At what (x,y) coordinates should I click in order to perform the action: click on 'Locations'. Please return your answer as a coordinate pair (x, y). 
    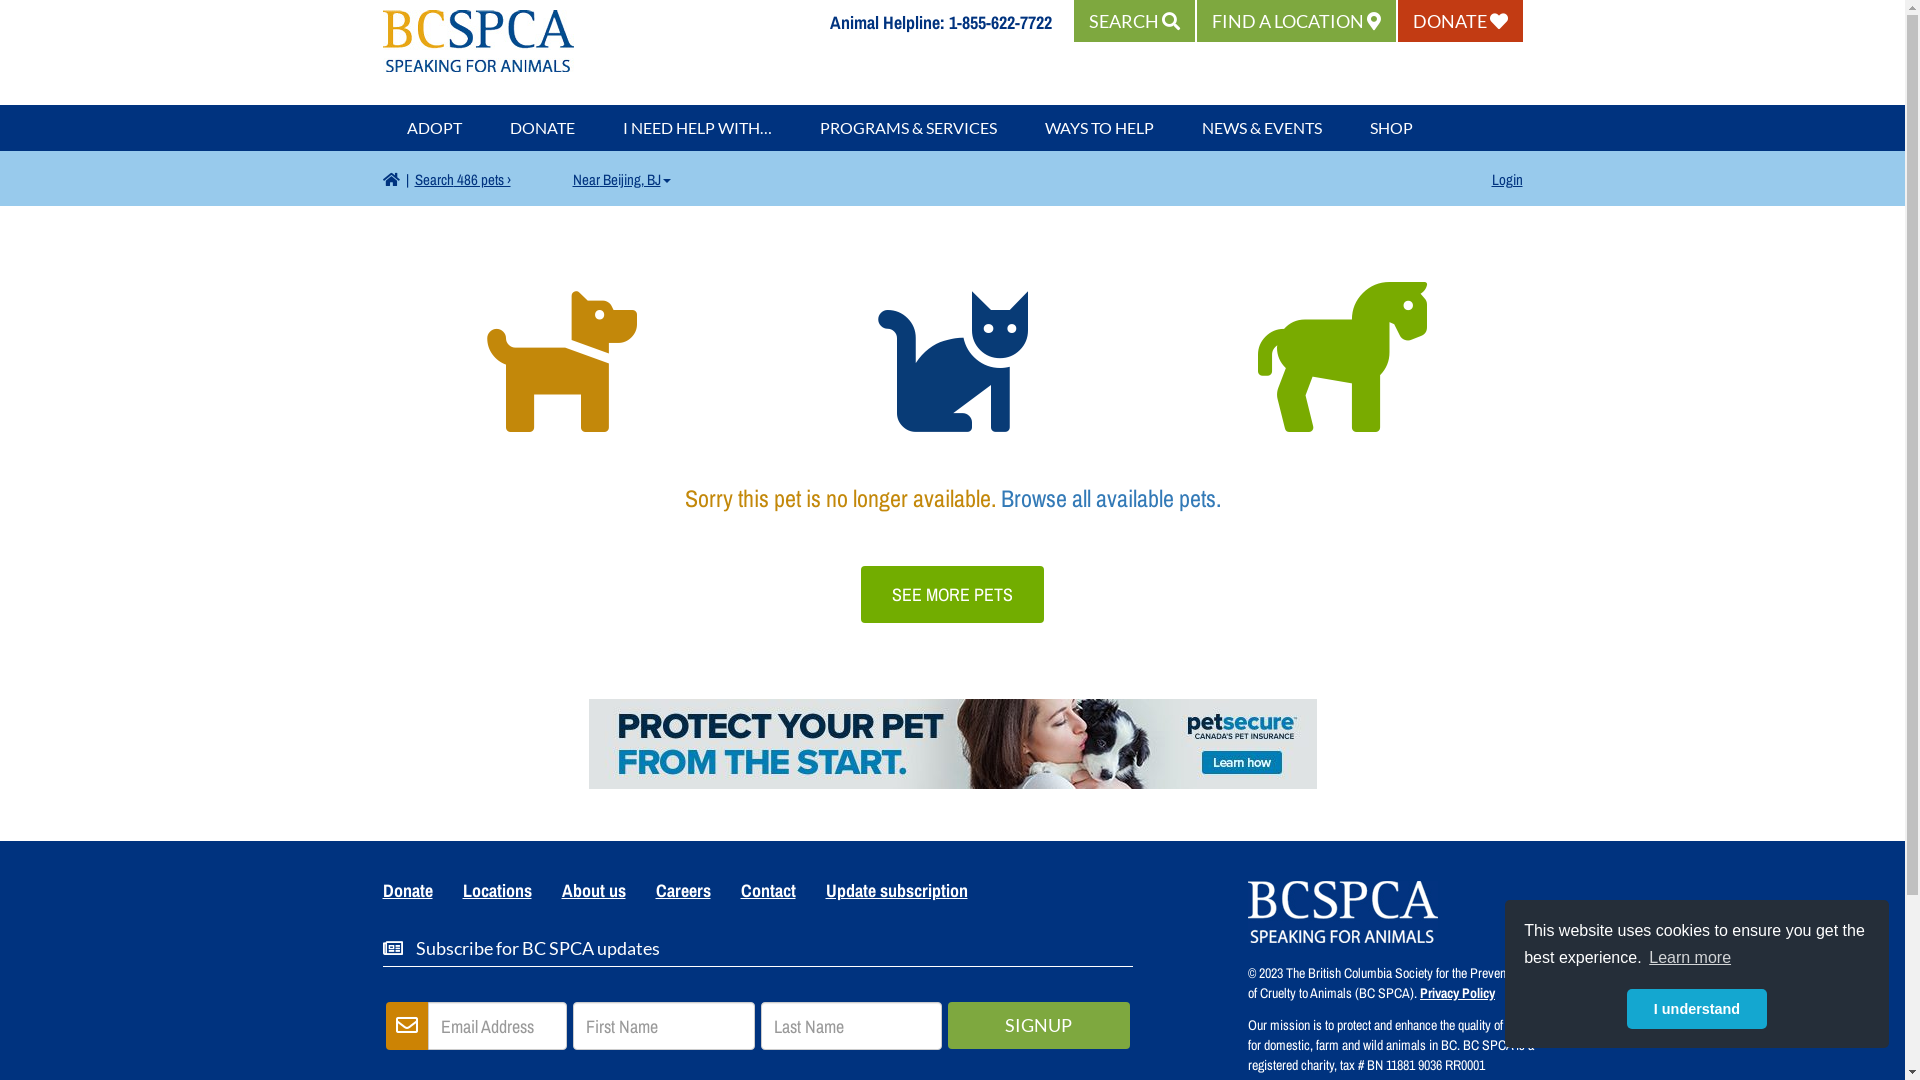
    Looking at the image, I should click on (446, 892).